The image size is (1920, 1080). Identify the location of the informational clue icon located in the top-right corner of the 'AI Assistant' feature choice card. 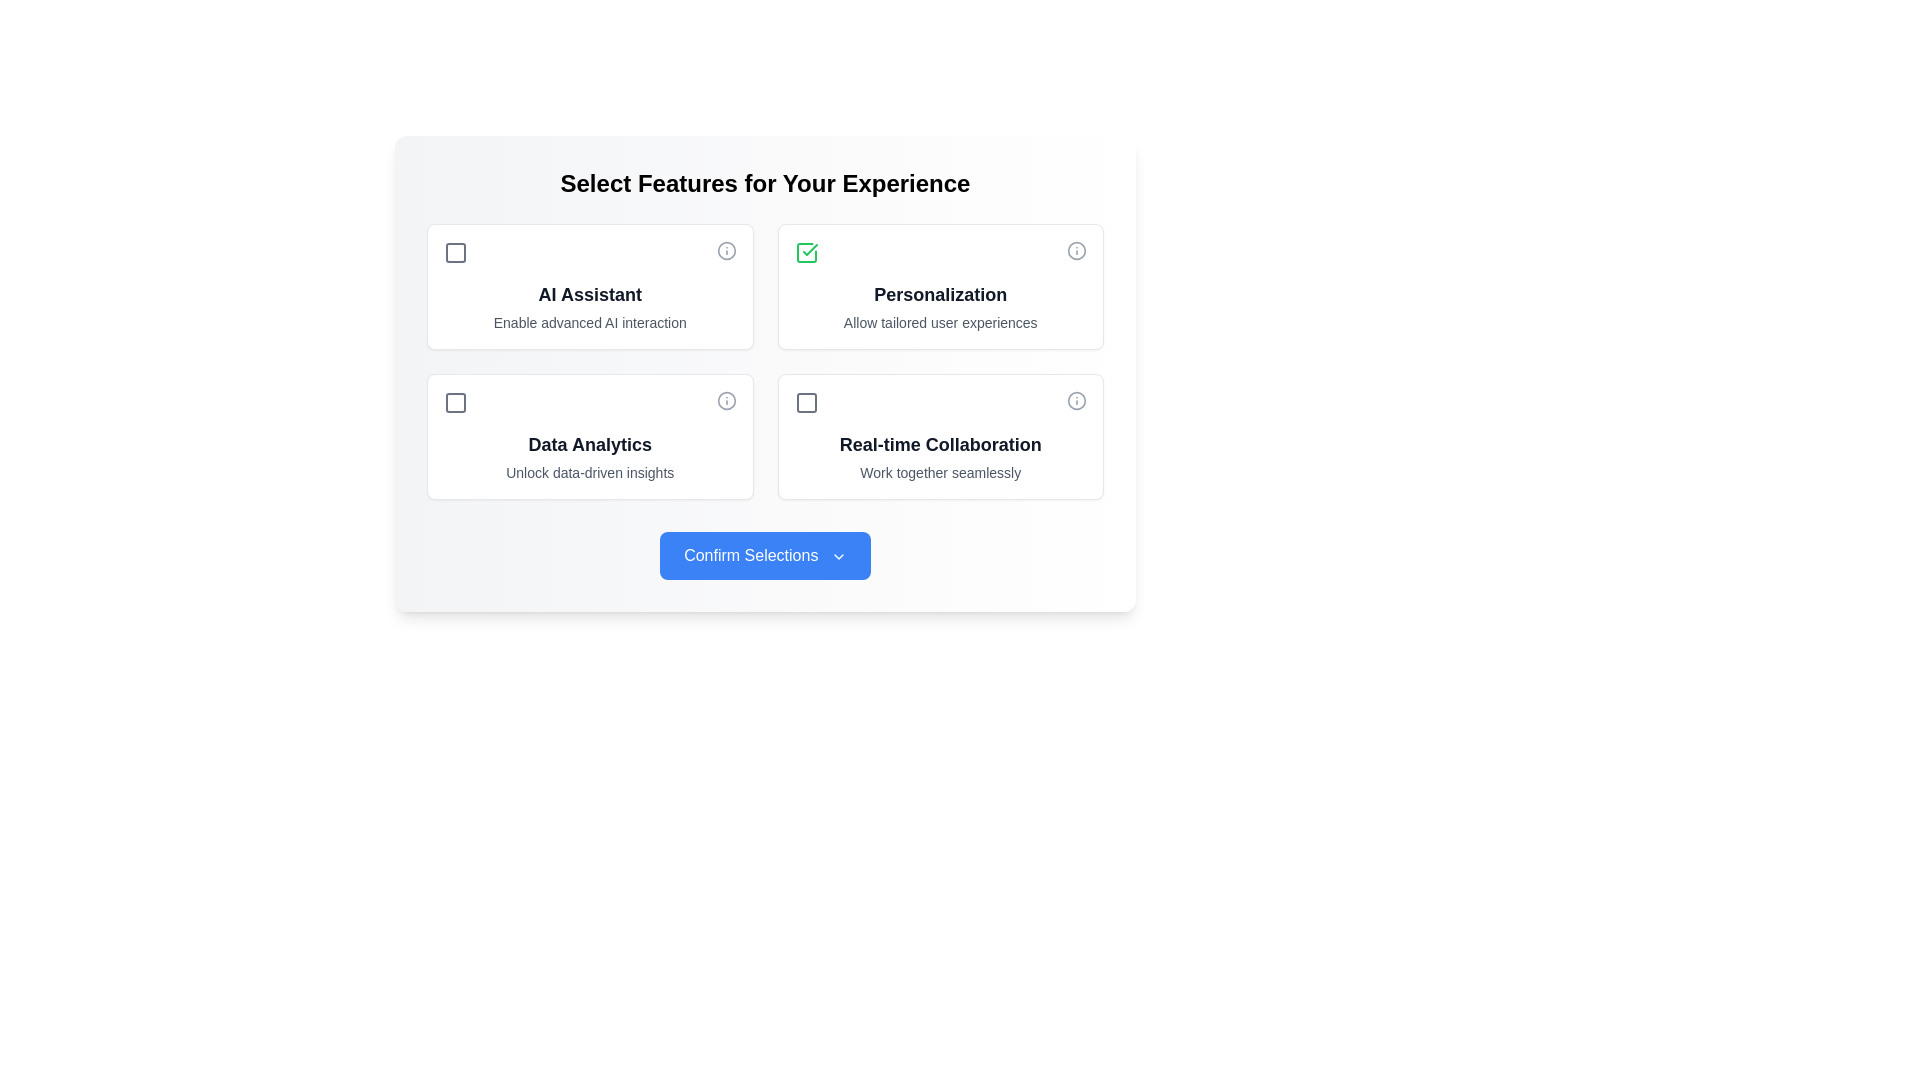
(725, 249).